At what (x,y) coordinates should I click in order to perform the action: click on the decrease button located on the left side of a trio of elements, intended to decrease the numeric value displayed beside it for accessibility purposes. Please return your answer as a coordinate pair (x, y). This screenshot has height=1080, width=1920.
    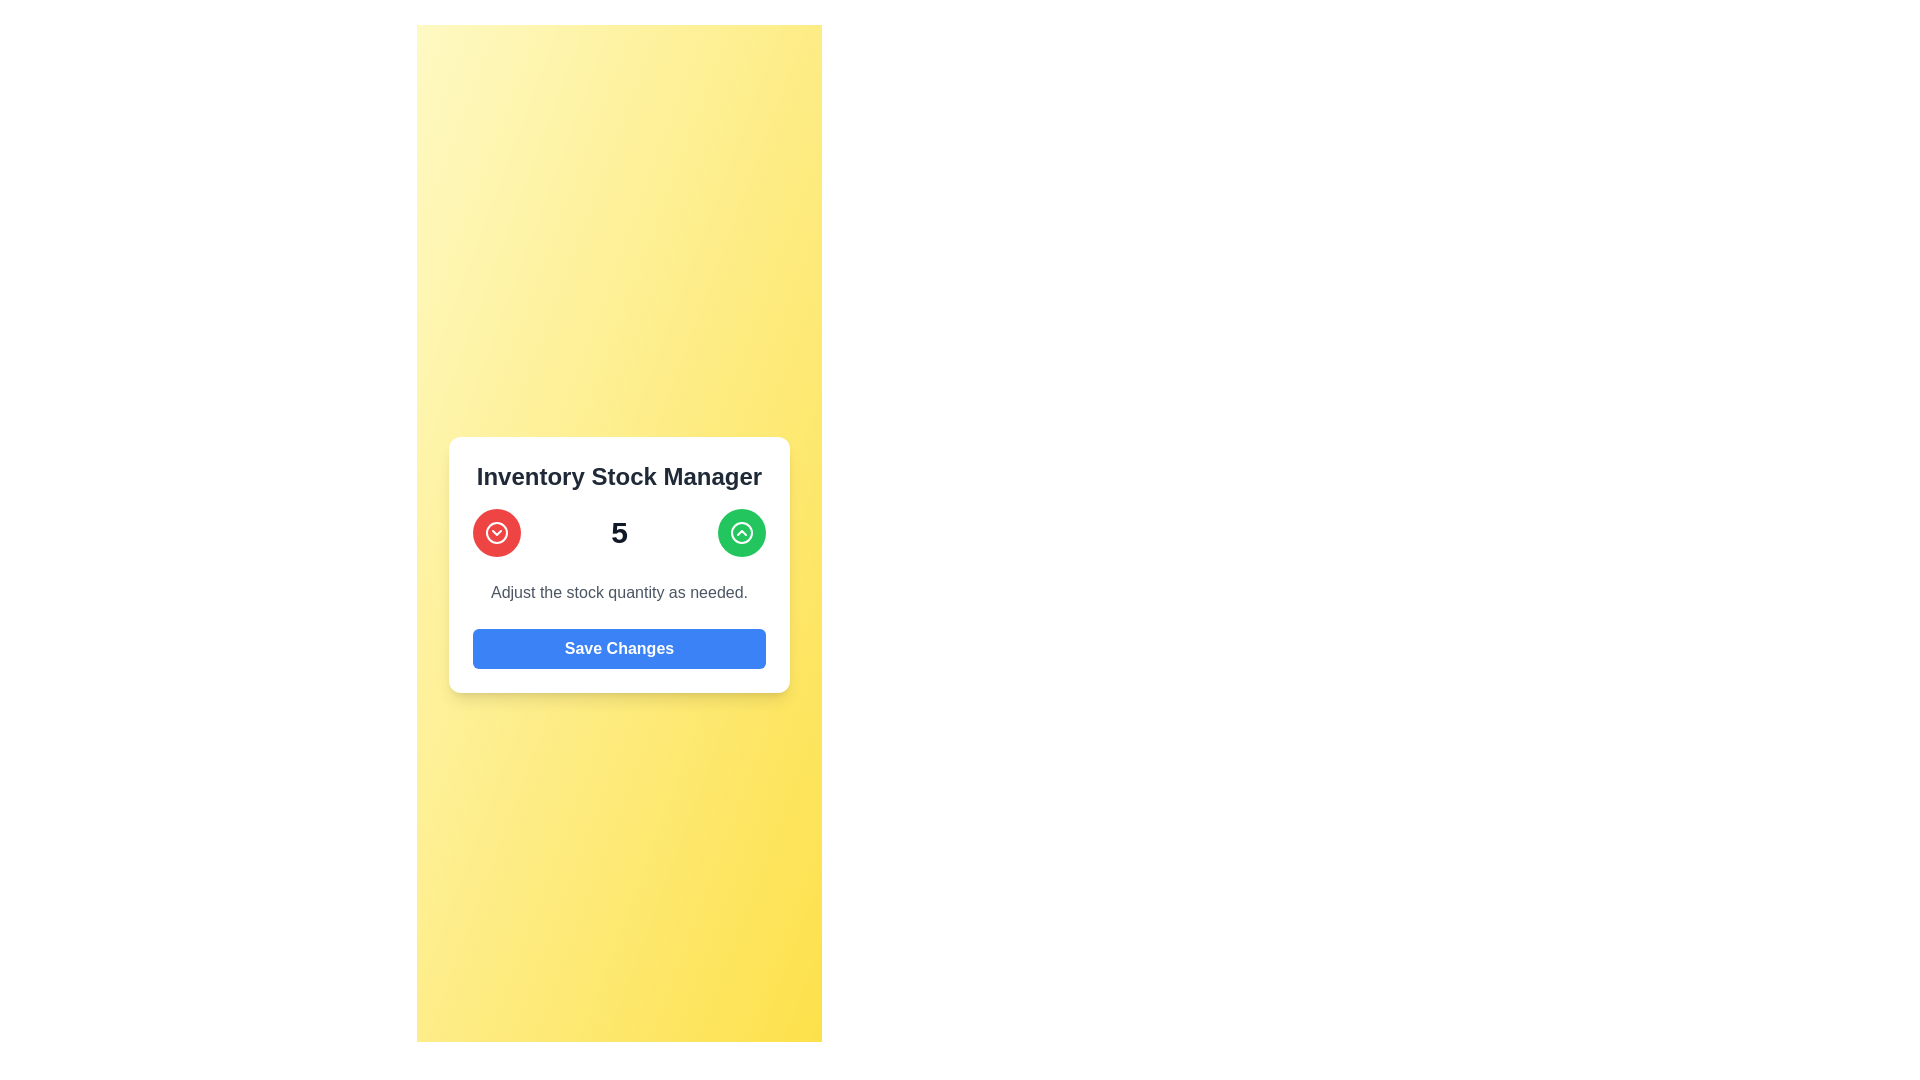
    Looking at the image, I should click on (497, 531).